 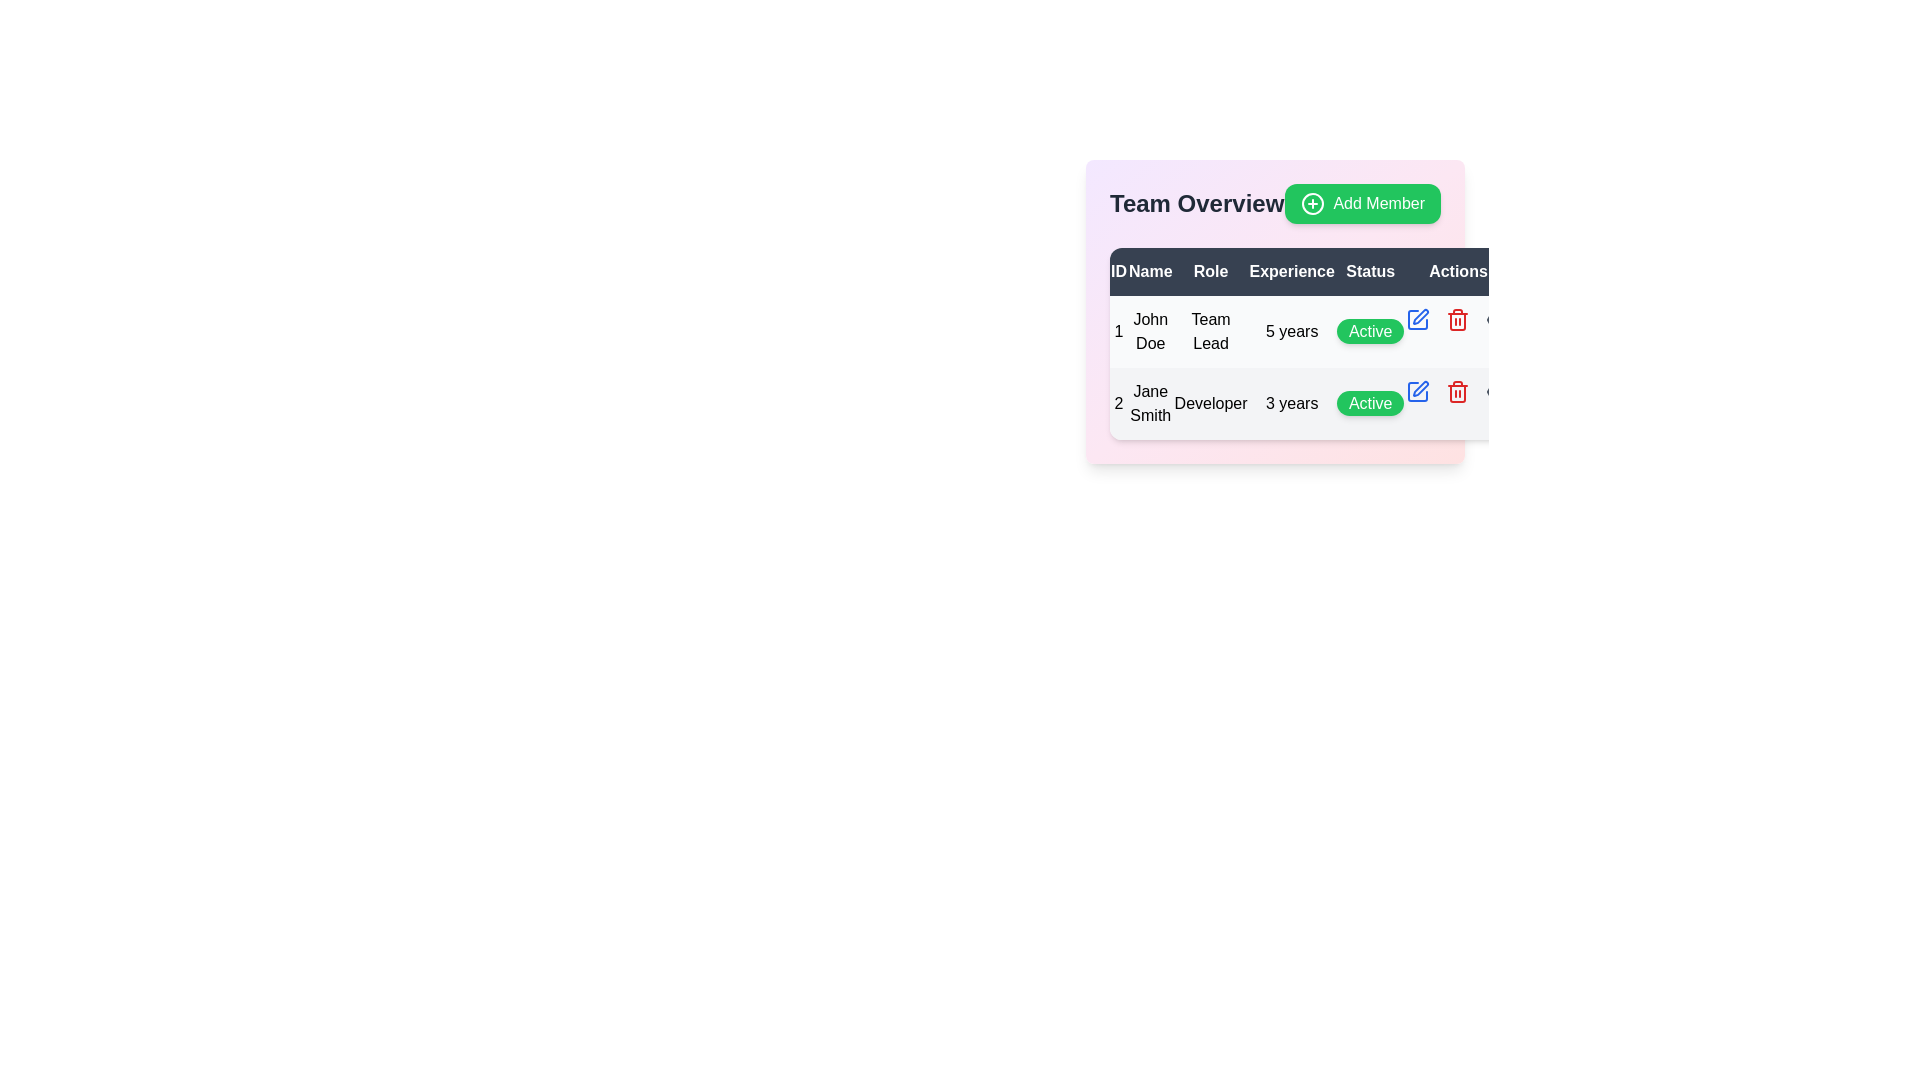 What do you see at coordinates (1292, 330) in the screenshot?
I see `the non-interactive text display element that shows the experience duration for 'John Doe' in the 'Experience' column of the table` at bounding box center [1292, 330].